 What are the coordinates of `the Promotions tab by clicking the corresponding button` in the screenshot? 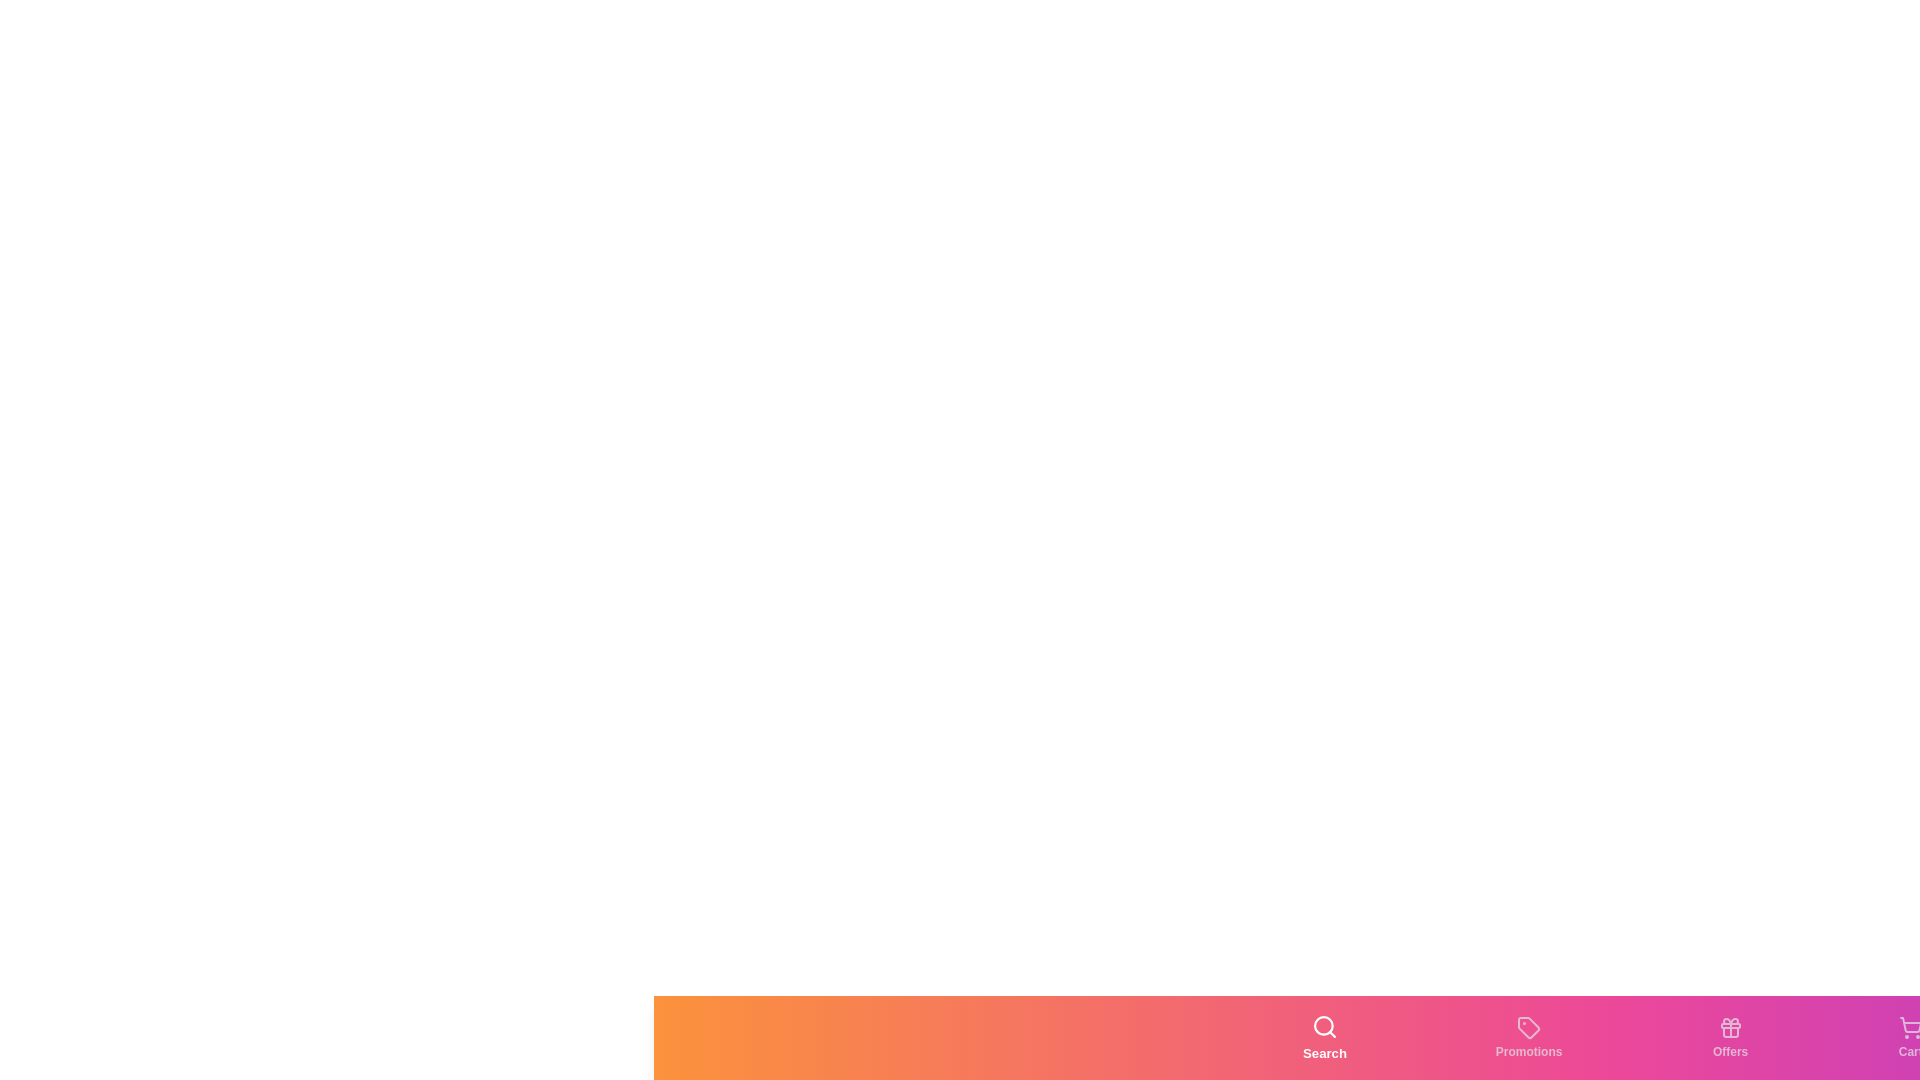 It's located at (1528, 1036).